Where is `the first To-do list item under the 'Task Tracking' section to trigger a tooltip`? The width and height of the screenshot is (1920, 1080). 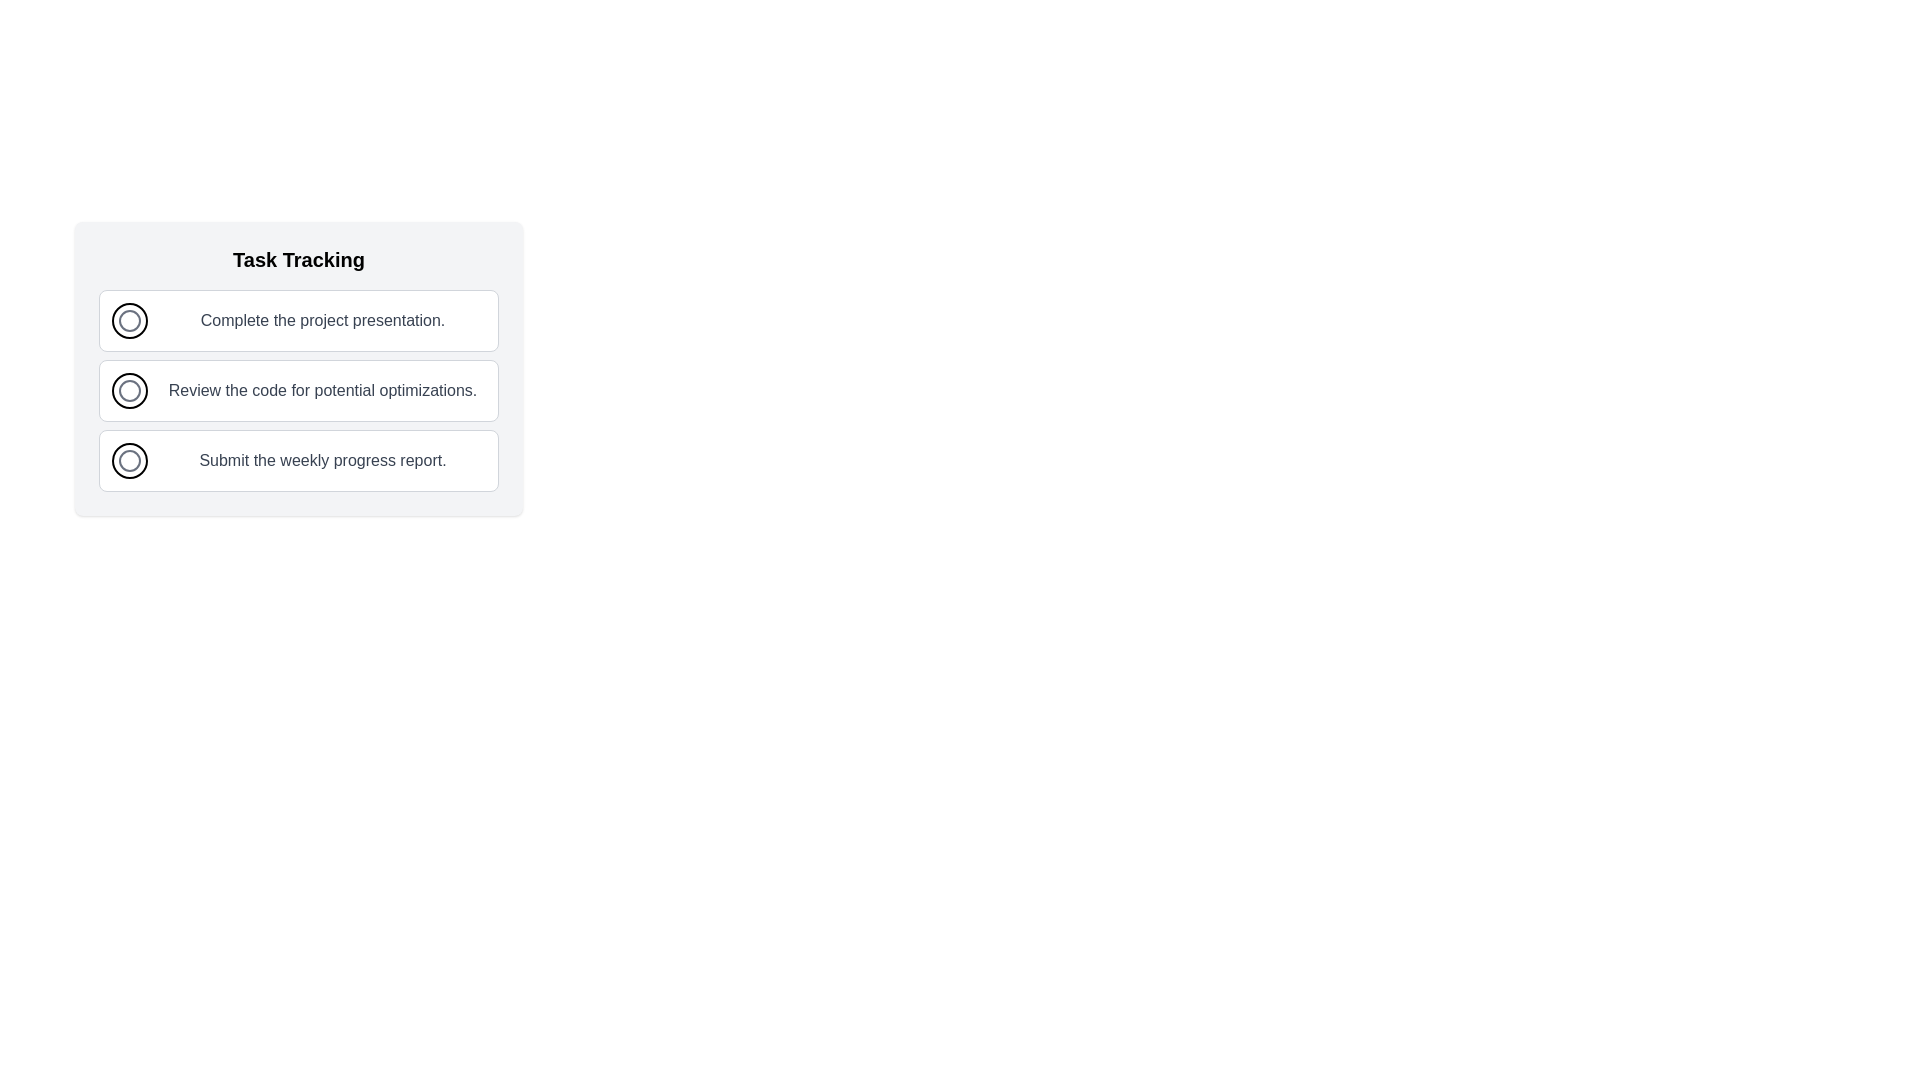
the first To-do list item under the 'Task Tracking' section to trigger a tooltip is located at coordinates (297, 319).